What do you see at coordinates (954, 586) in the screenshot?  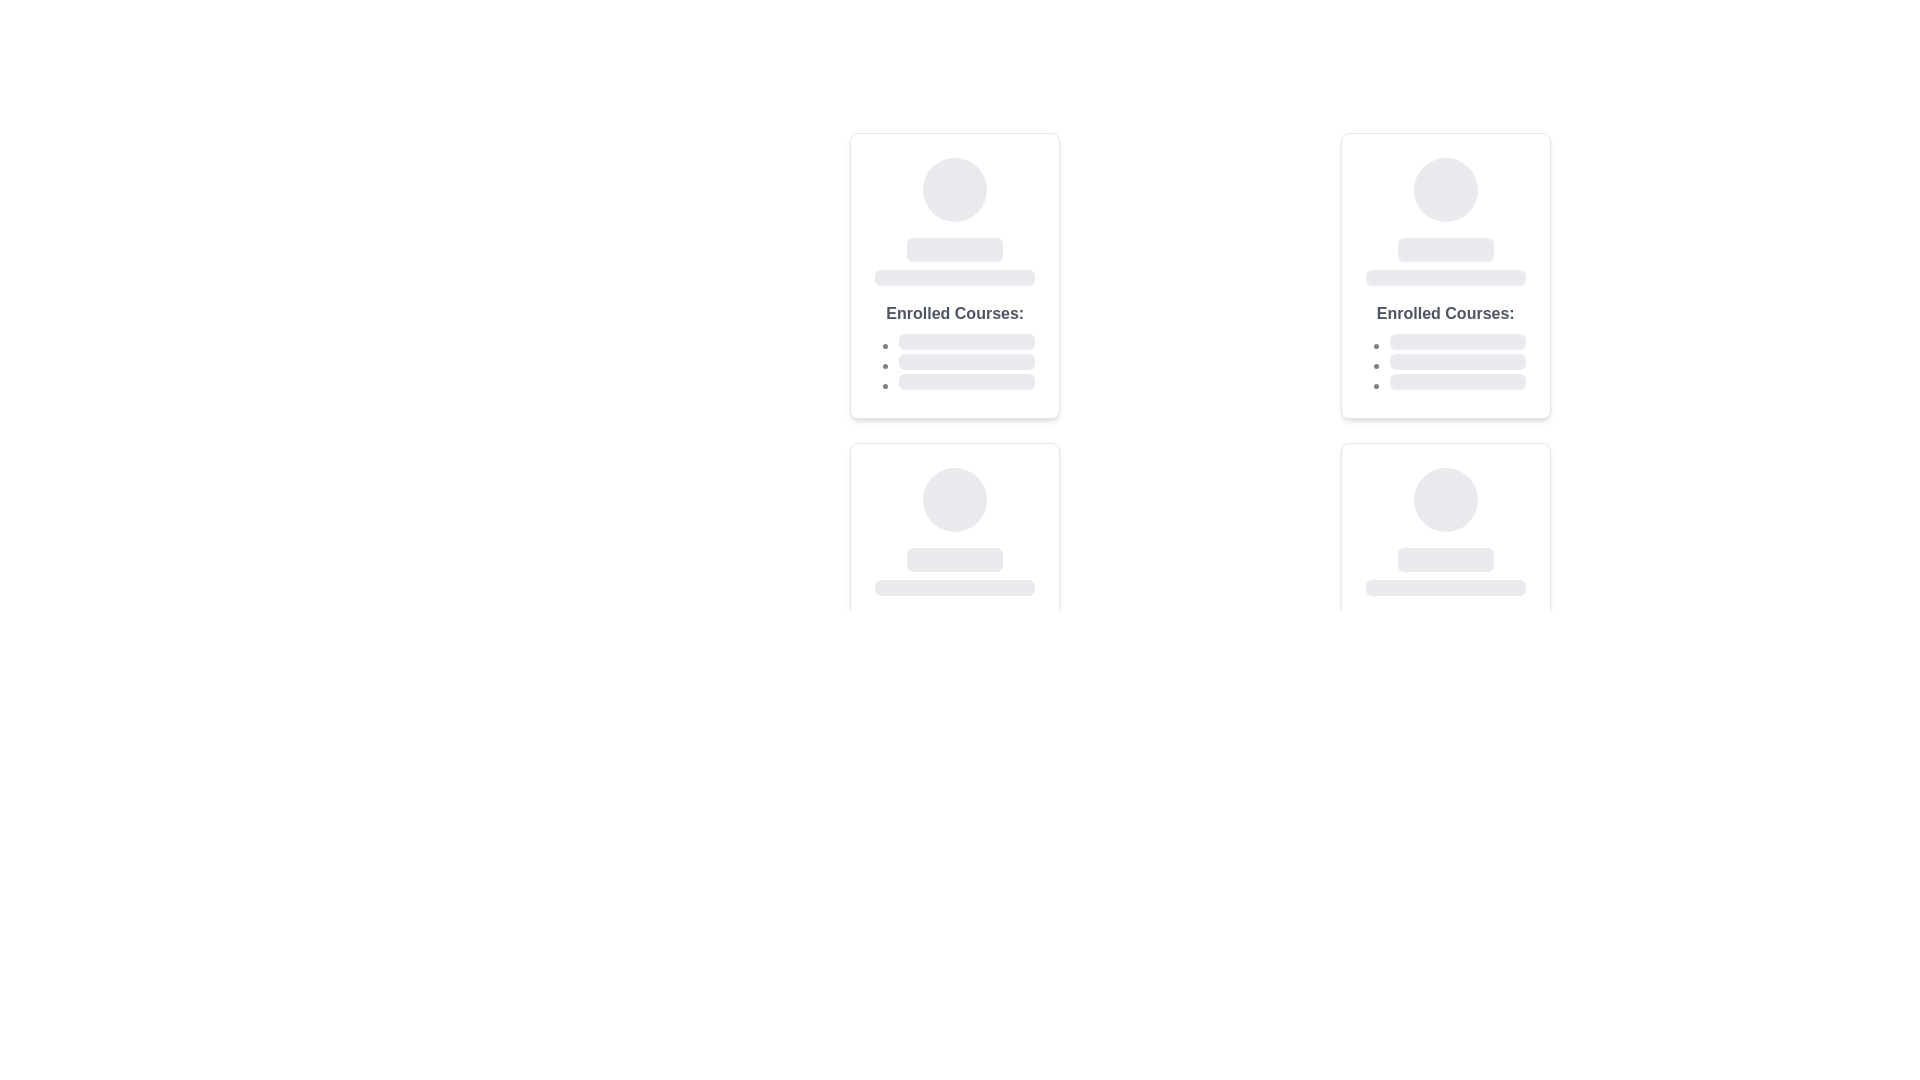 I see `the Placeholder UI element, which is a light gray, horizontally rectangular bar with rounded corners, located` at bounding box center [954, 586].